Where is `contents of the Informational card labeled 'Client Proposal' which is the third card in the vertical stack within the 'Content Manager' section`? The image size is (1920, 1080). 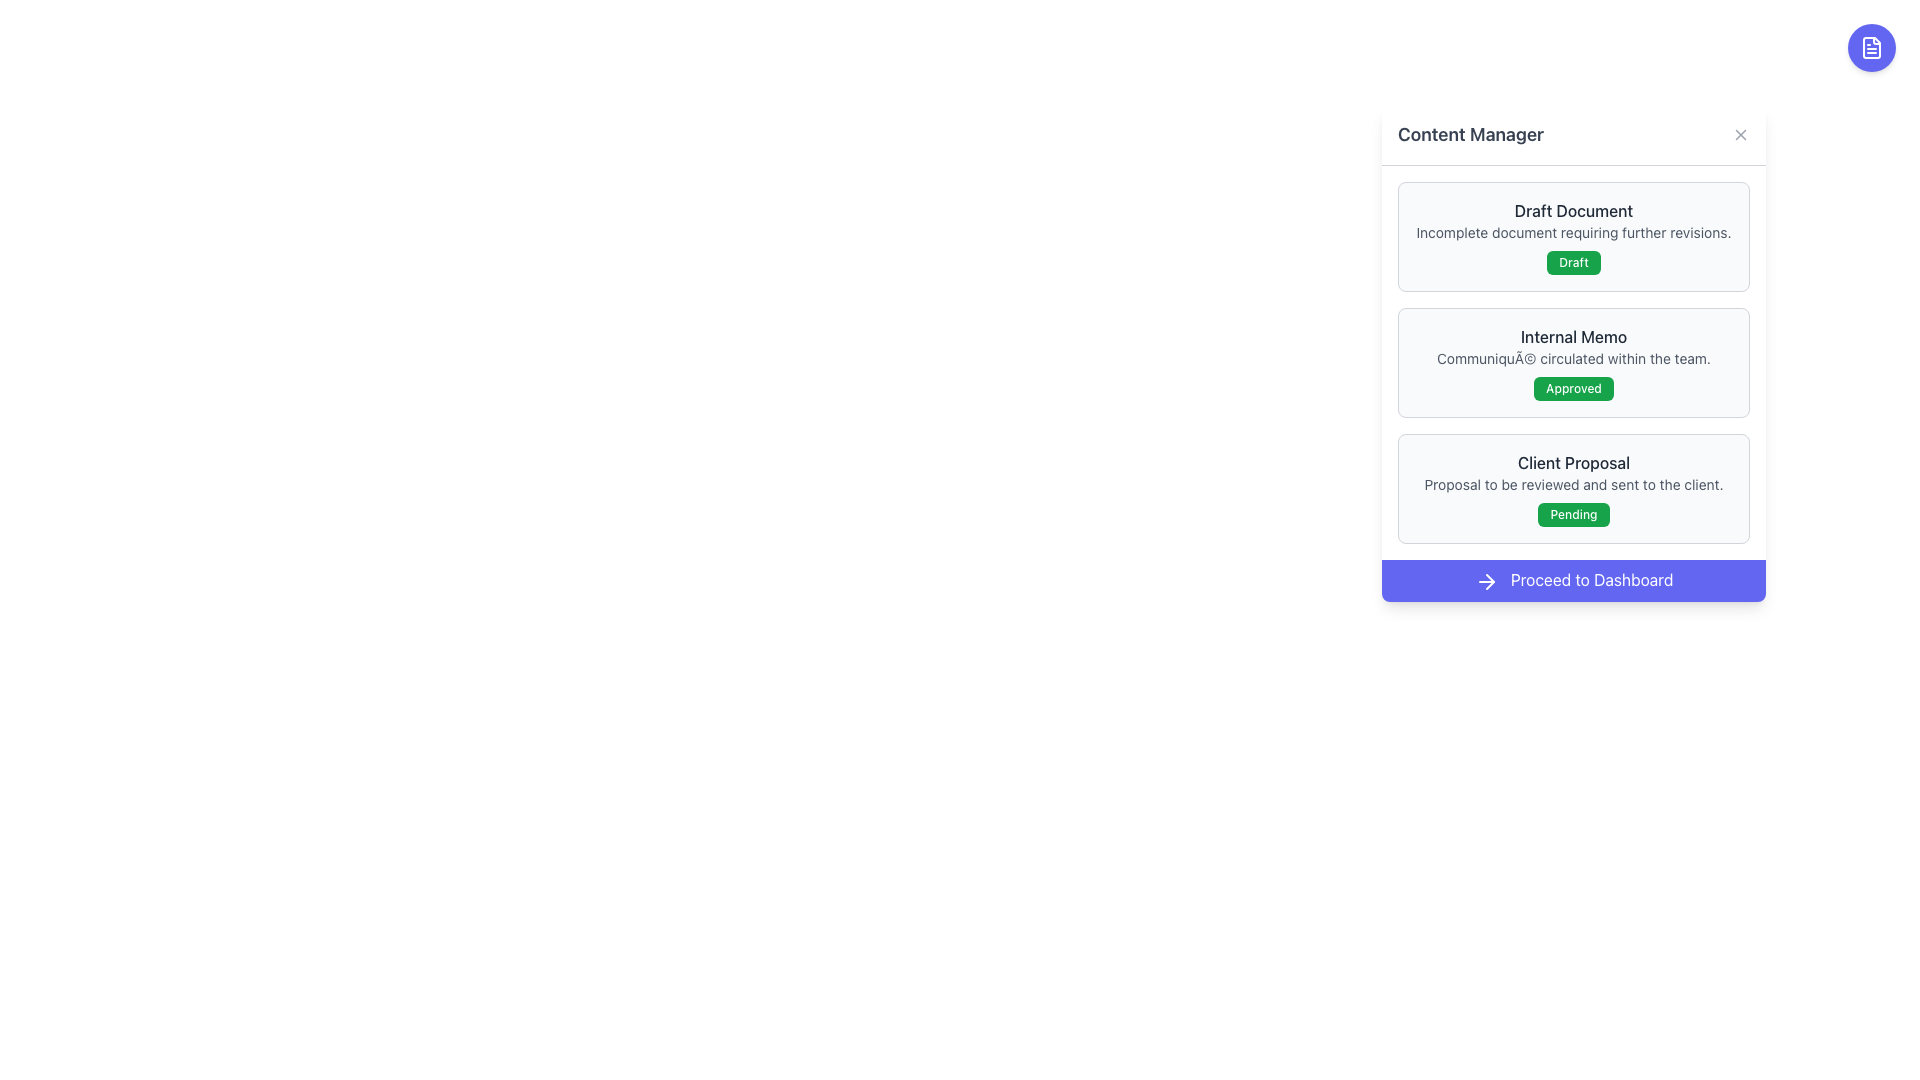
contents of the Informational card labeled 'Client Proposal' which is the third card in the vertical stack within the 'Content Manager' section is located at coordinates (1573, 489).